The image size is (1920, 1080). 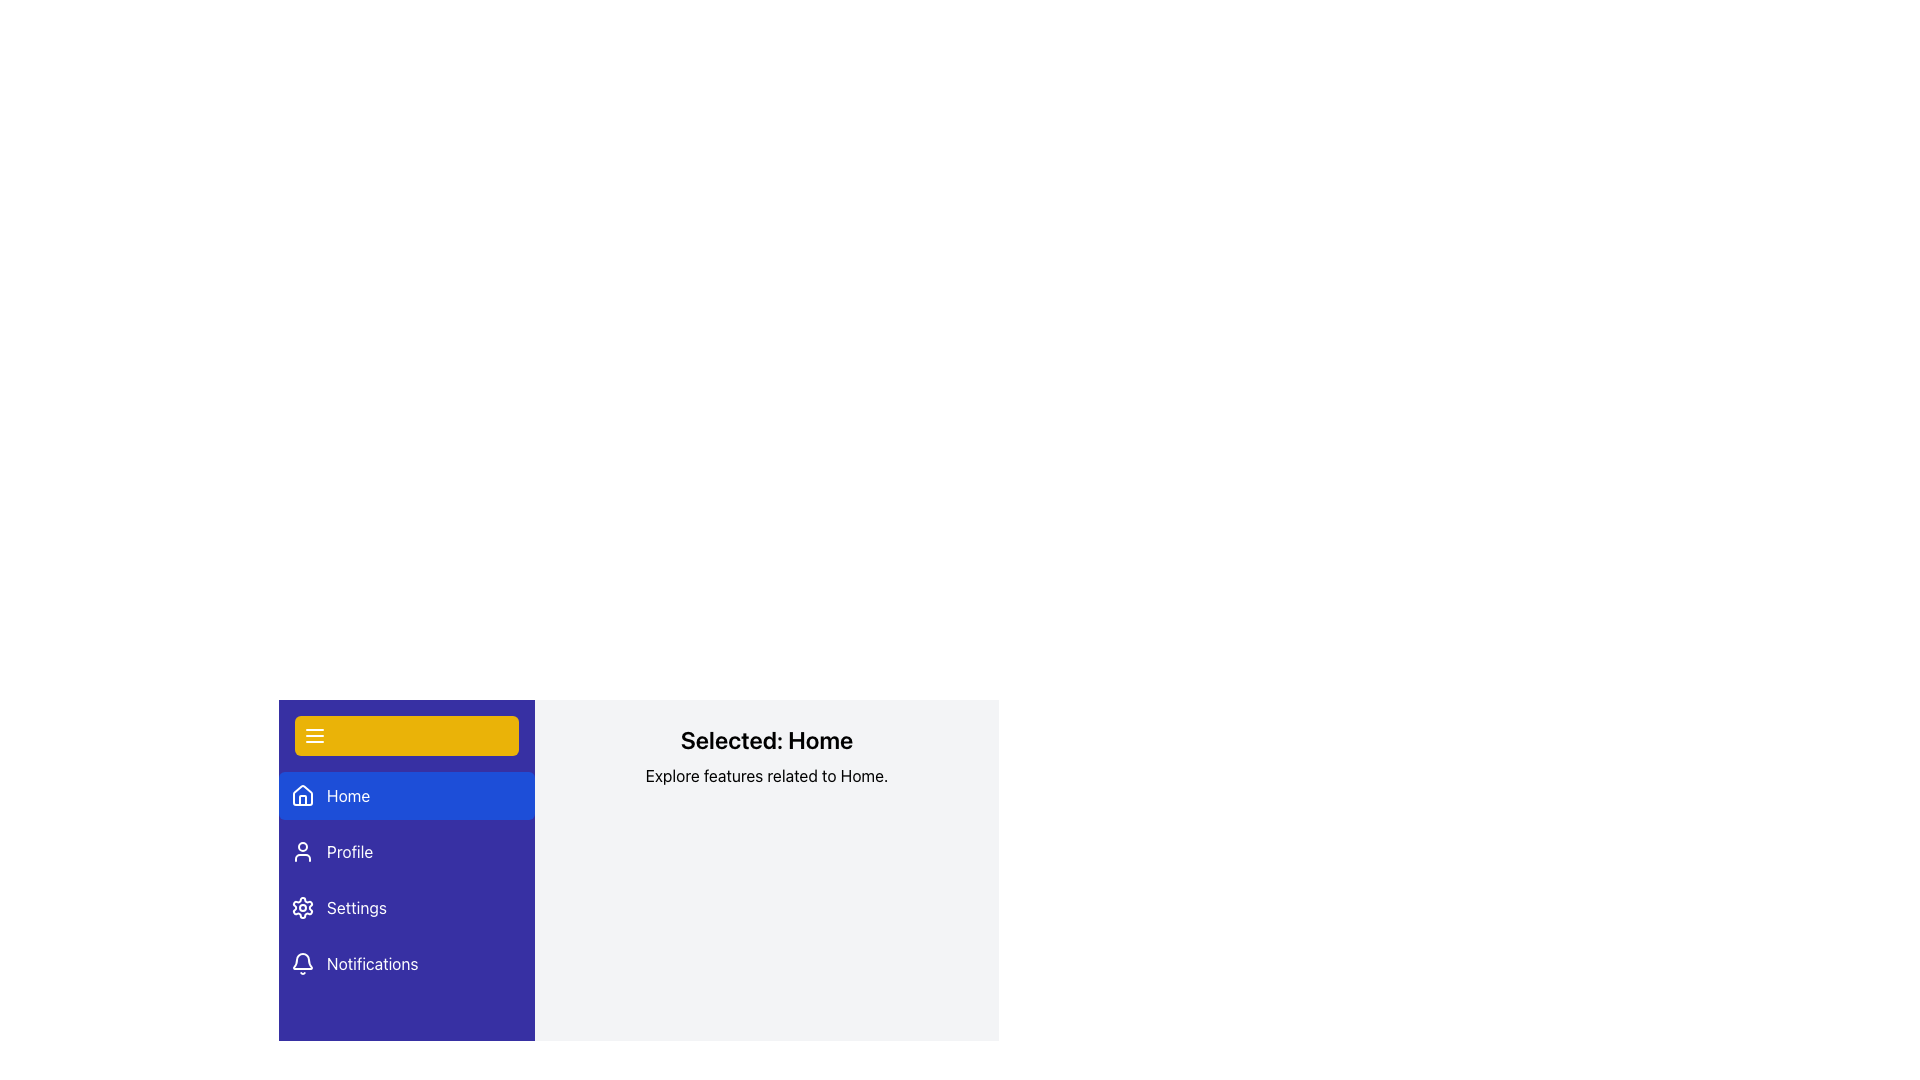 I want to click on the hamburger menu icon located at the top left of the interface, inside the yellow button area, so click(x=314, y=736).